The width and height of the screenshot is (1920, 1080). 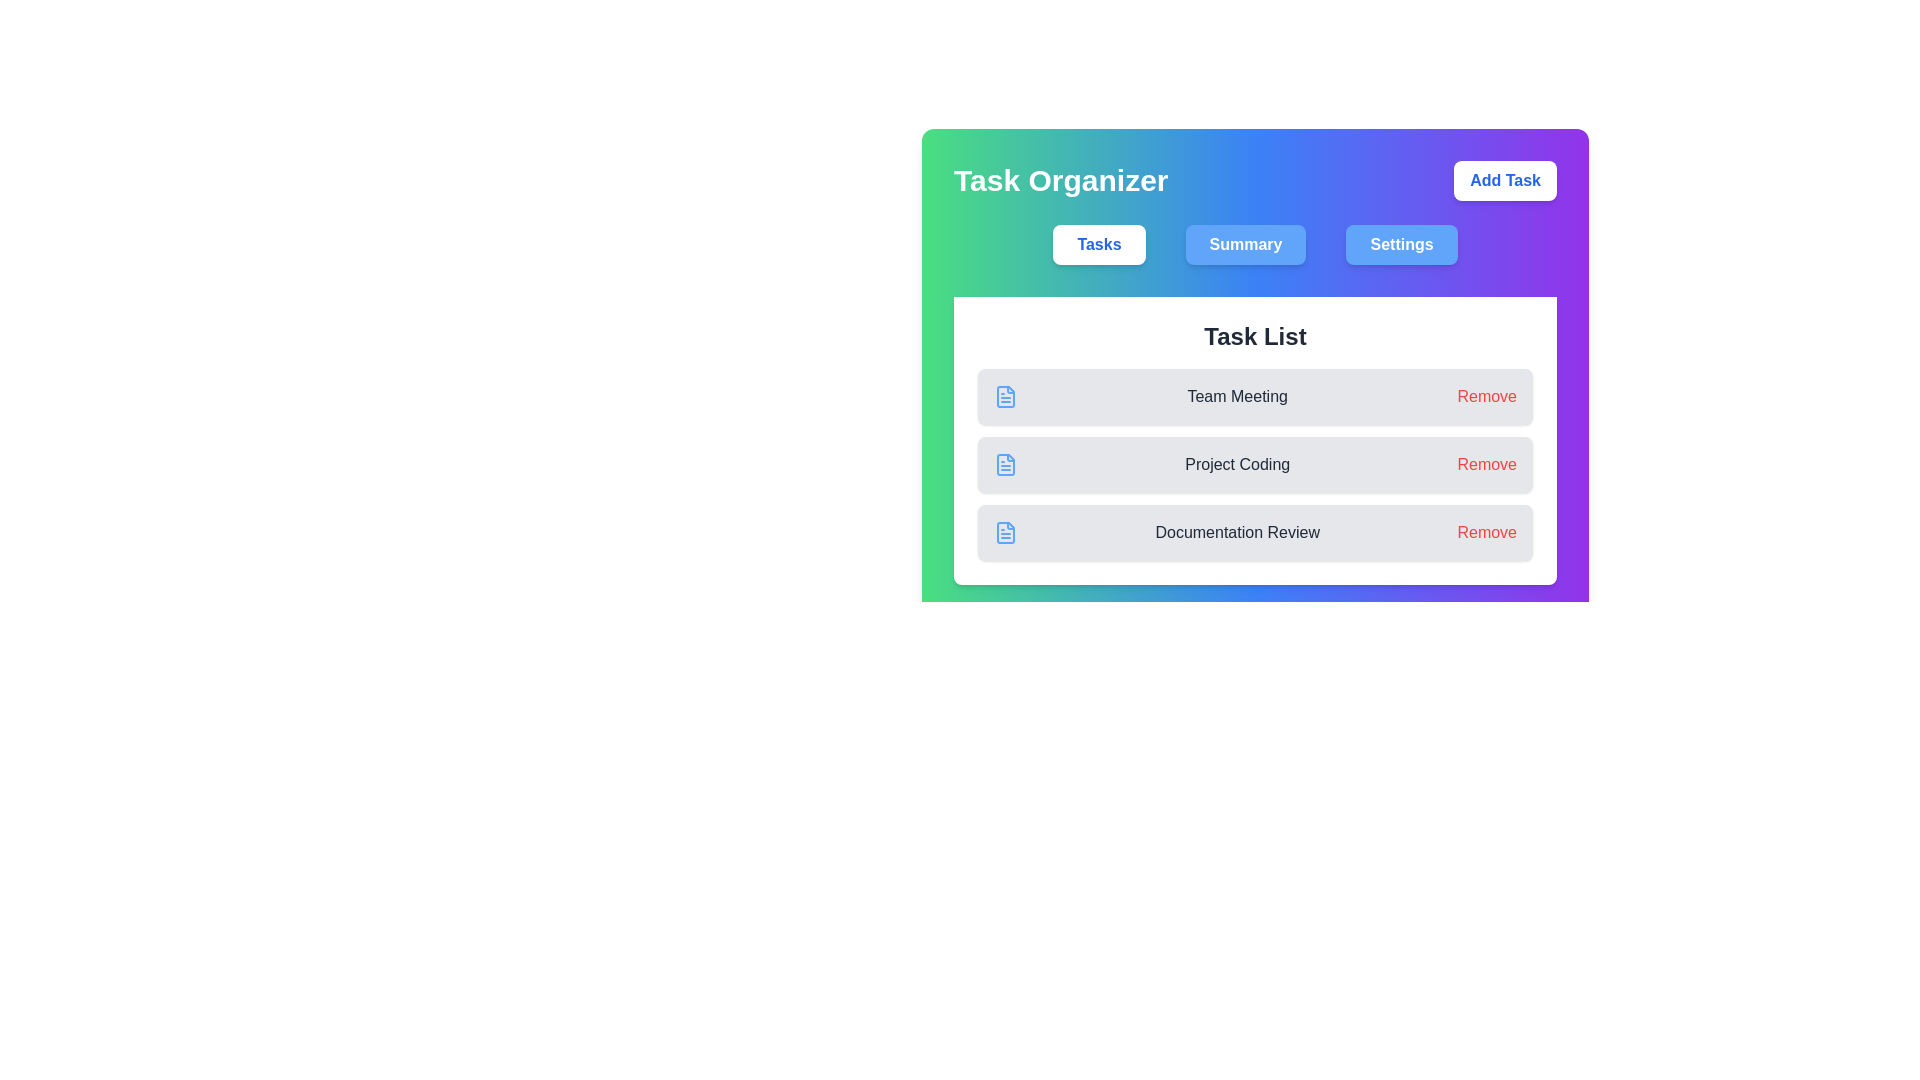 What do you see at coordinates (1400, 244) in the screenshot?
I see `the 'Settings' button, which is the third button in a horizontal sequence of three buttons below the 'Task Organizer' header` at bounding box center [1400, 244].